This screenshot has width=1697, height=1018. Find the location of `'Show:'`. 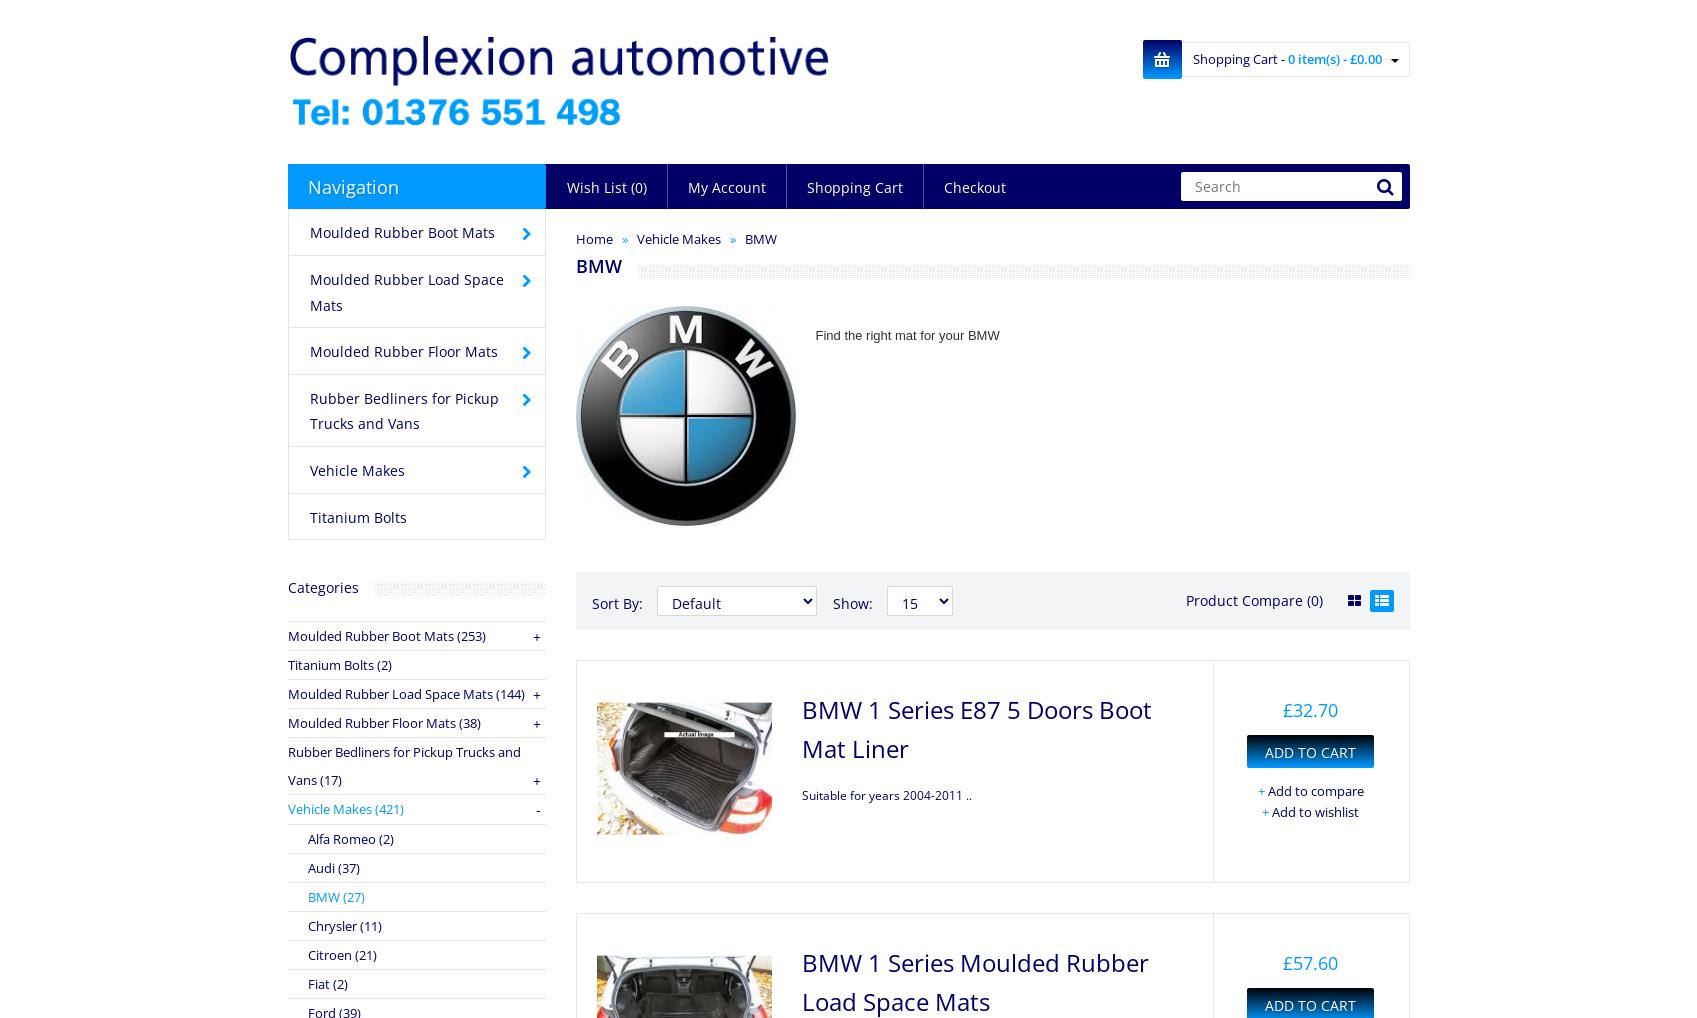

'Show:' is located at coordinates (852, 603).